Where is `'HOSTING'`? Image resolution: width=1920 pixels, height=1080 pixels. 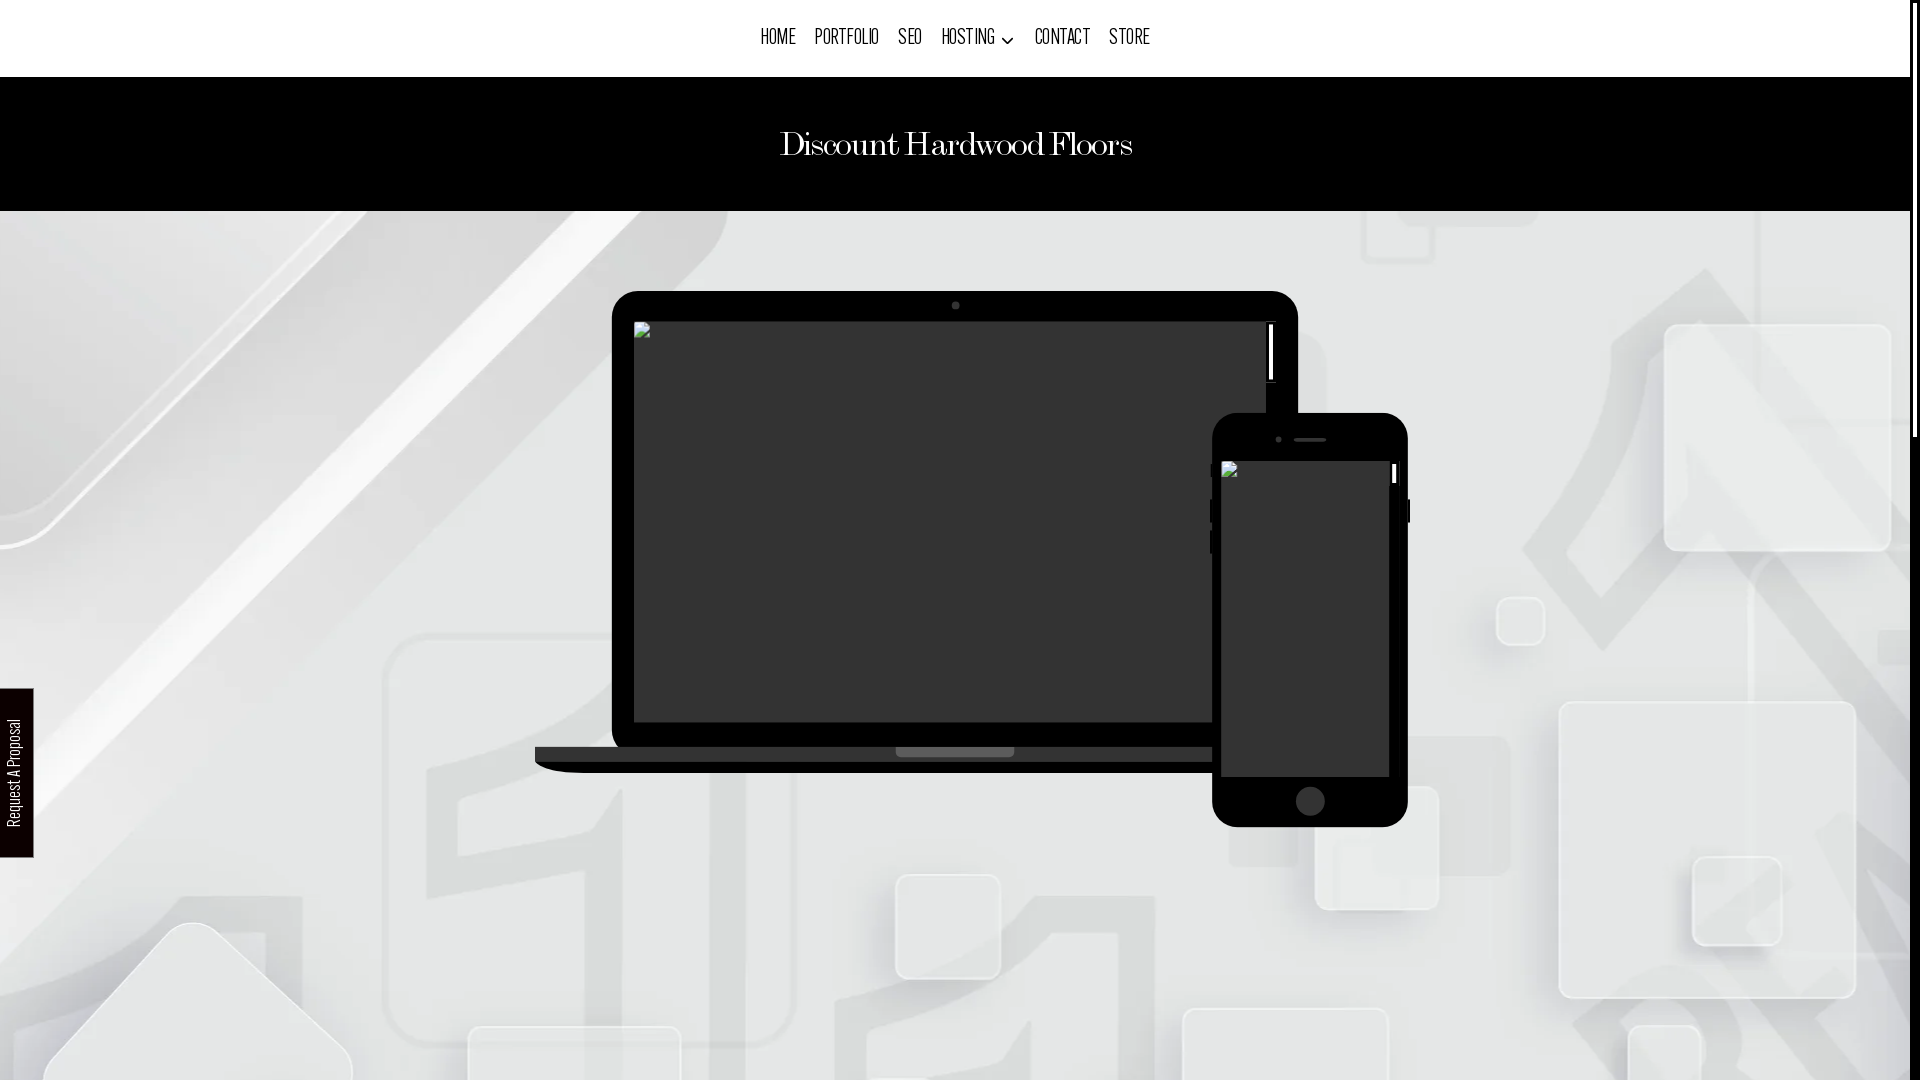 'HOSTING' is located at coordinates (978, 38).